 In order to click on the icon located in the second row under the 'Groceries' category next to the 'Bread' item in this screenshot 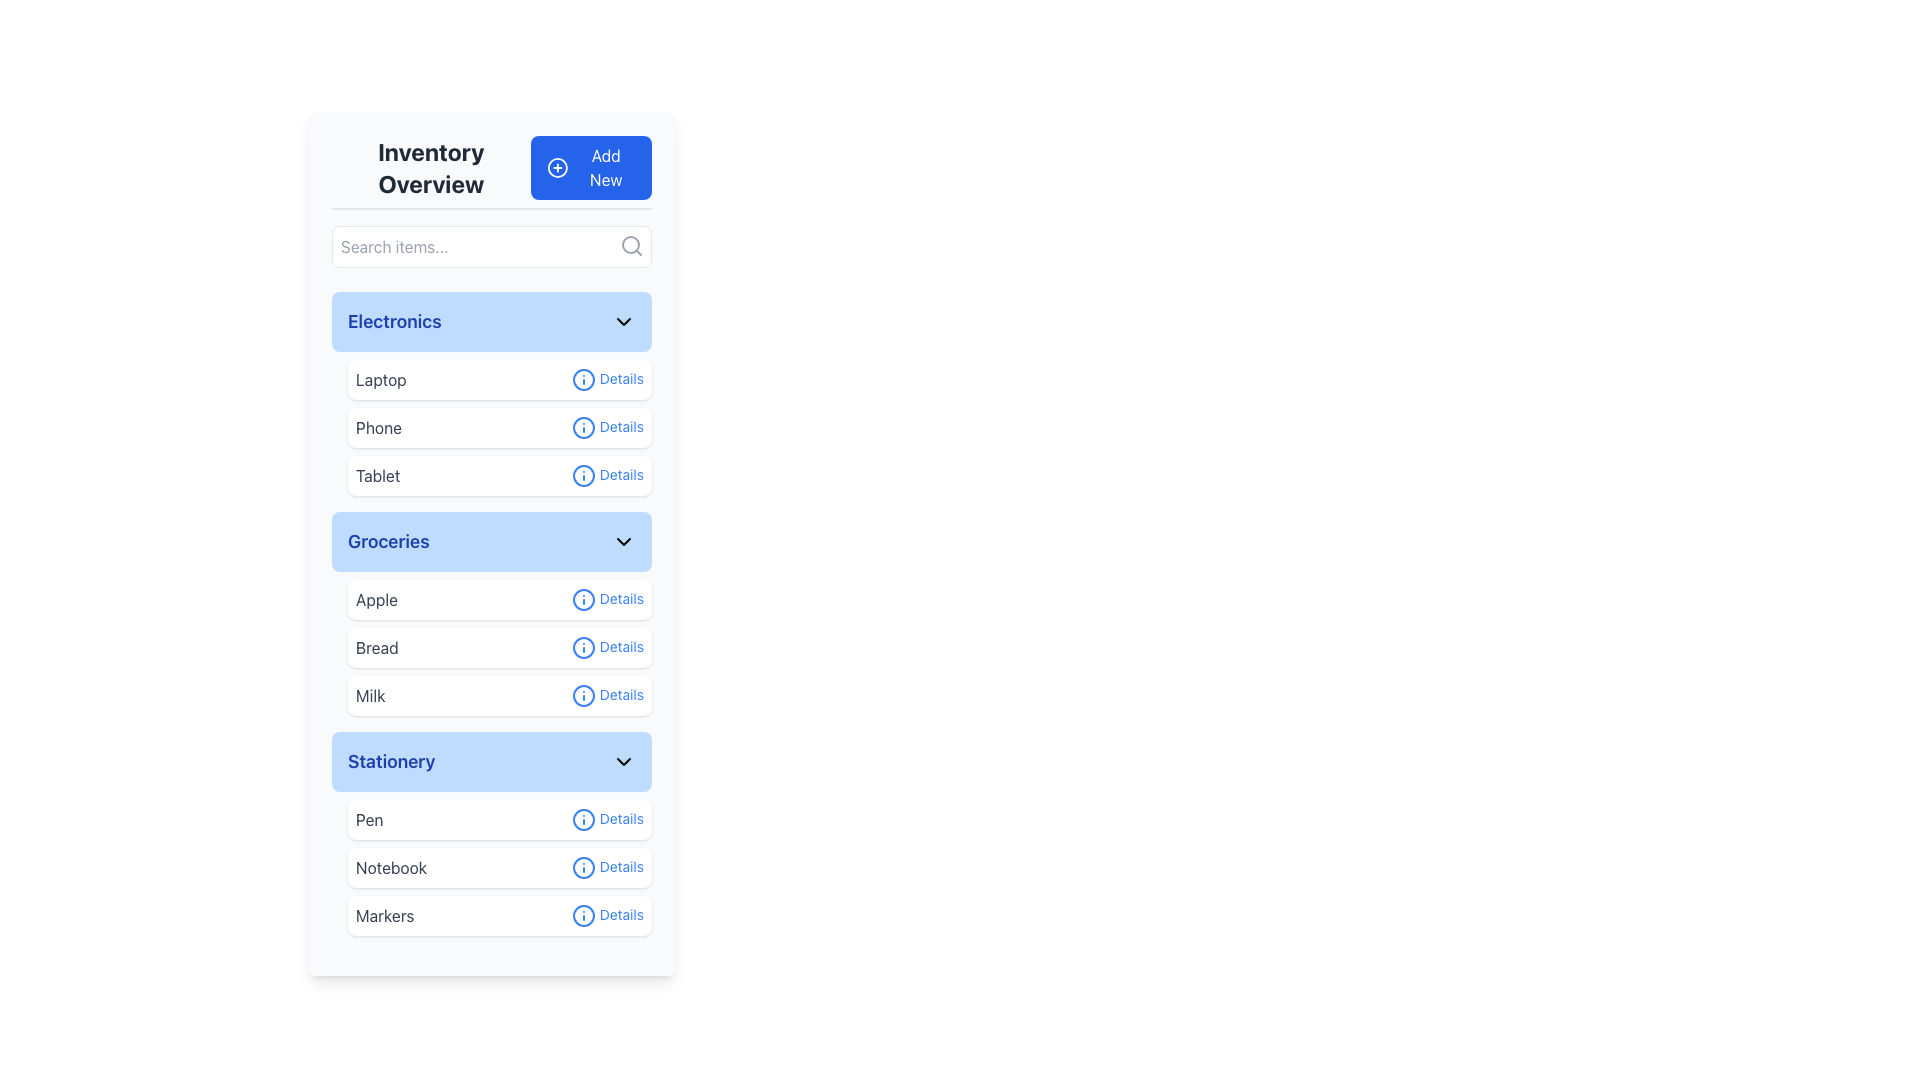, I will do `click(582, 648)`.